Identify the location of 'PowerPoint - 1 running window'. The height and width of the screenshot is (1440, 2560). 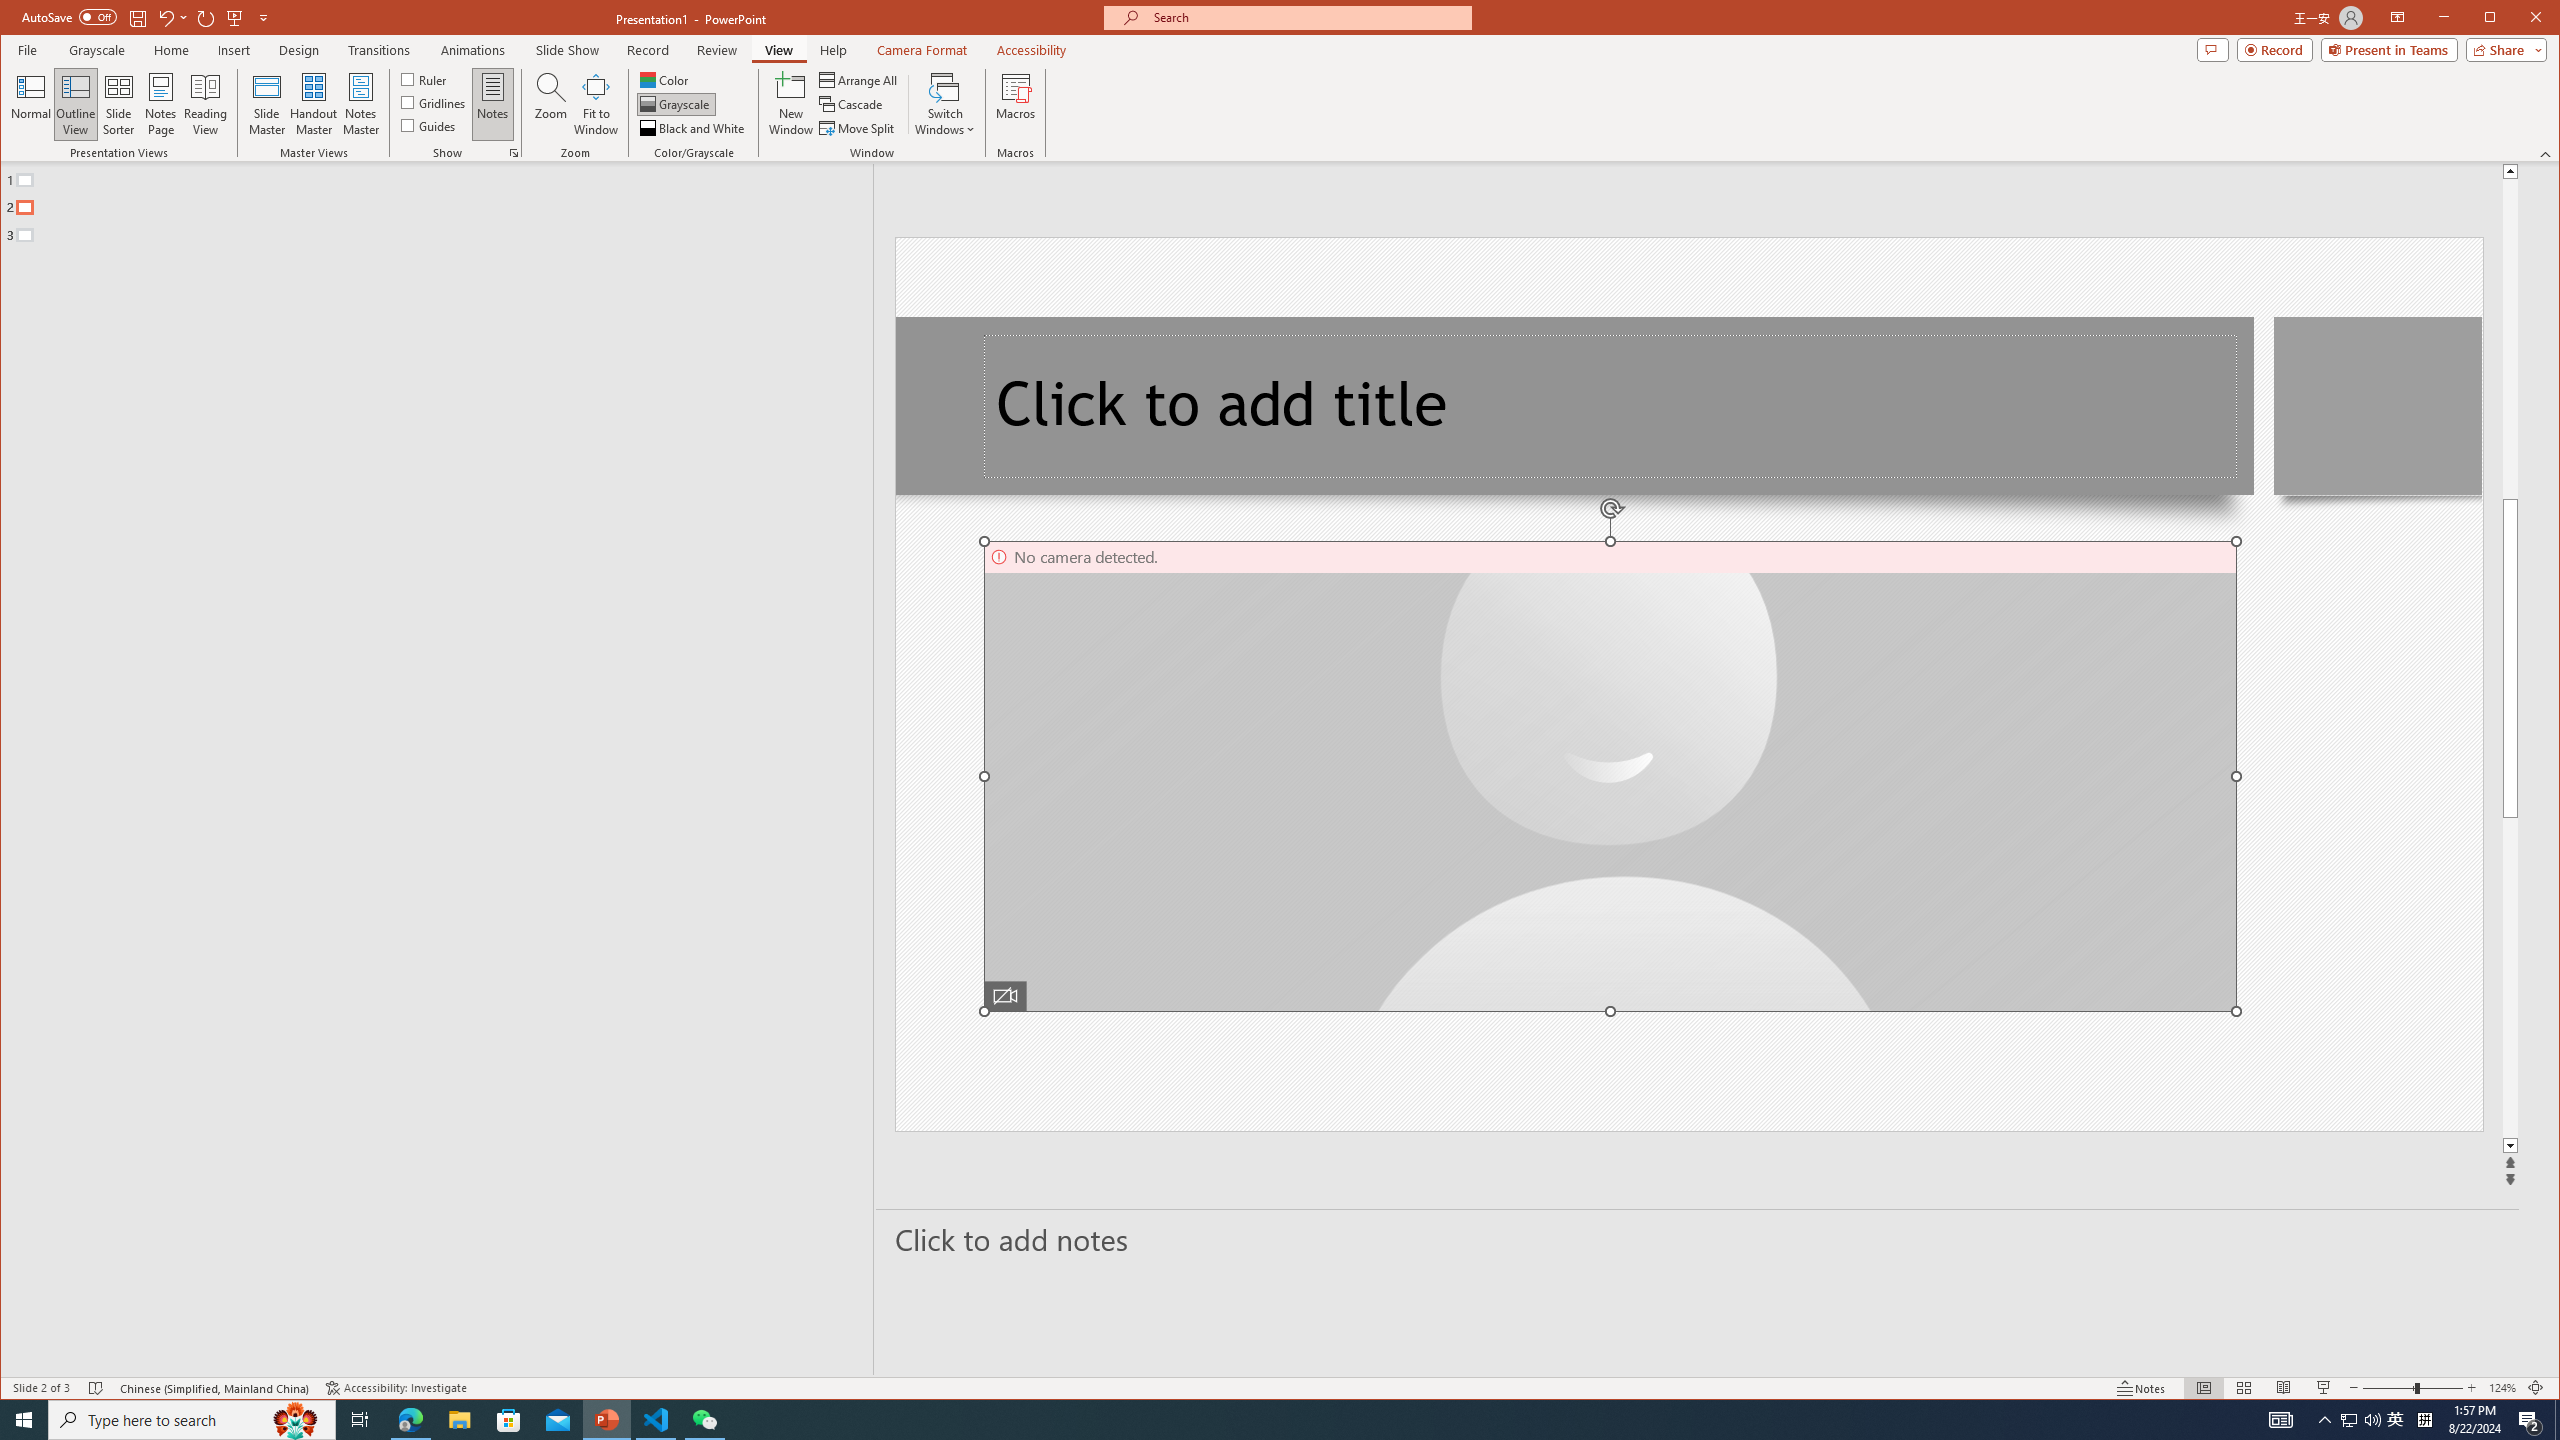
(607, 1418).